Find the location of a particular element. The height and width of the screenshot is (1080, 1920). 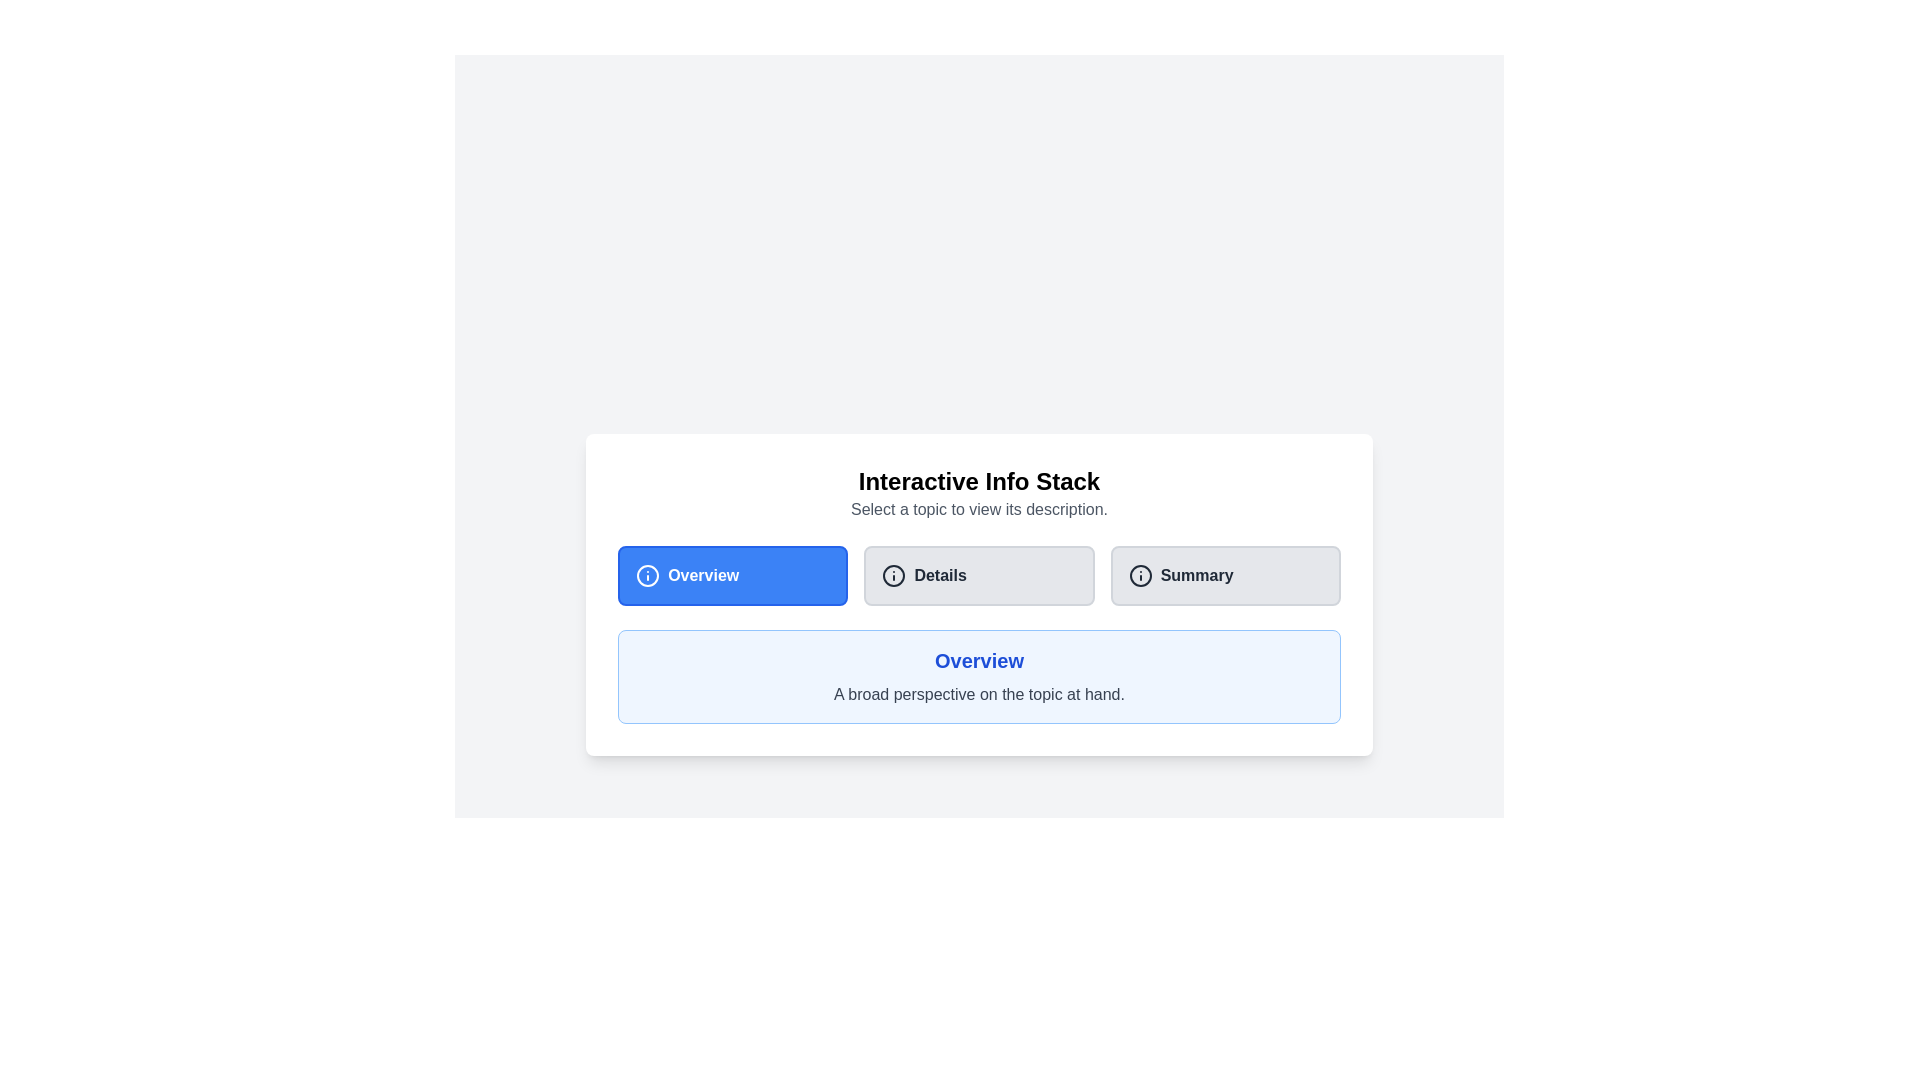

the Header text element which serves as a title for the content below it, positioned above the 'Select a topic is located at coordinates (979, 482).